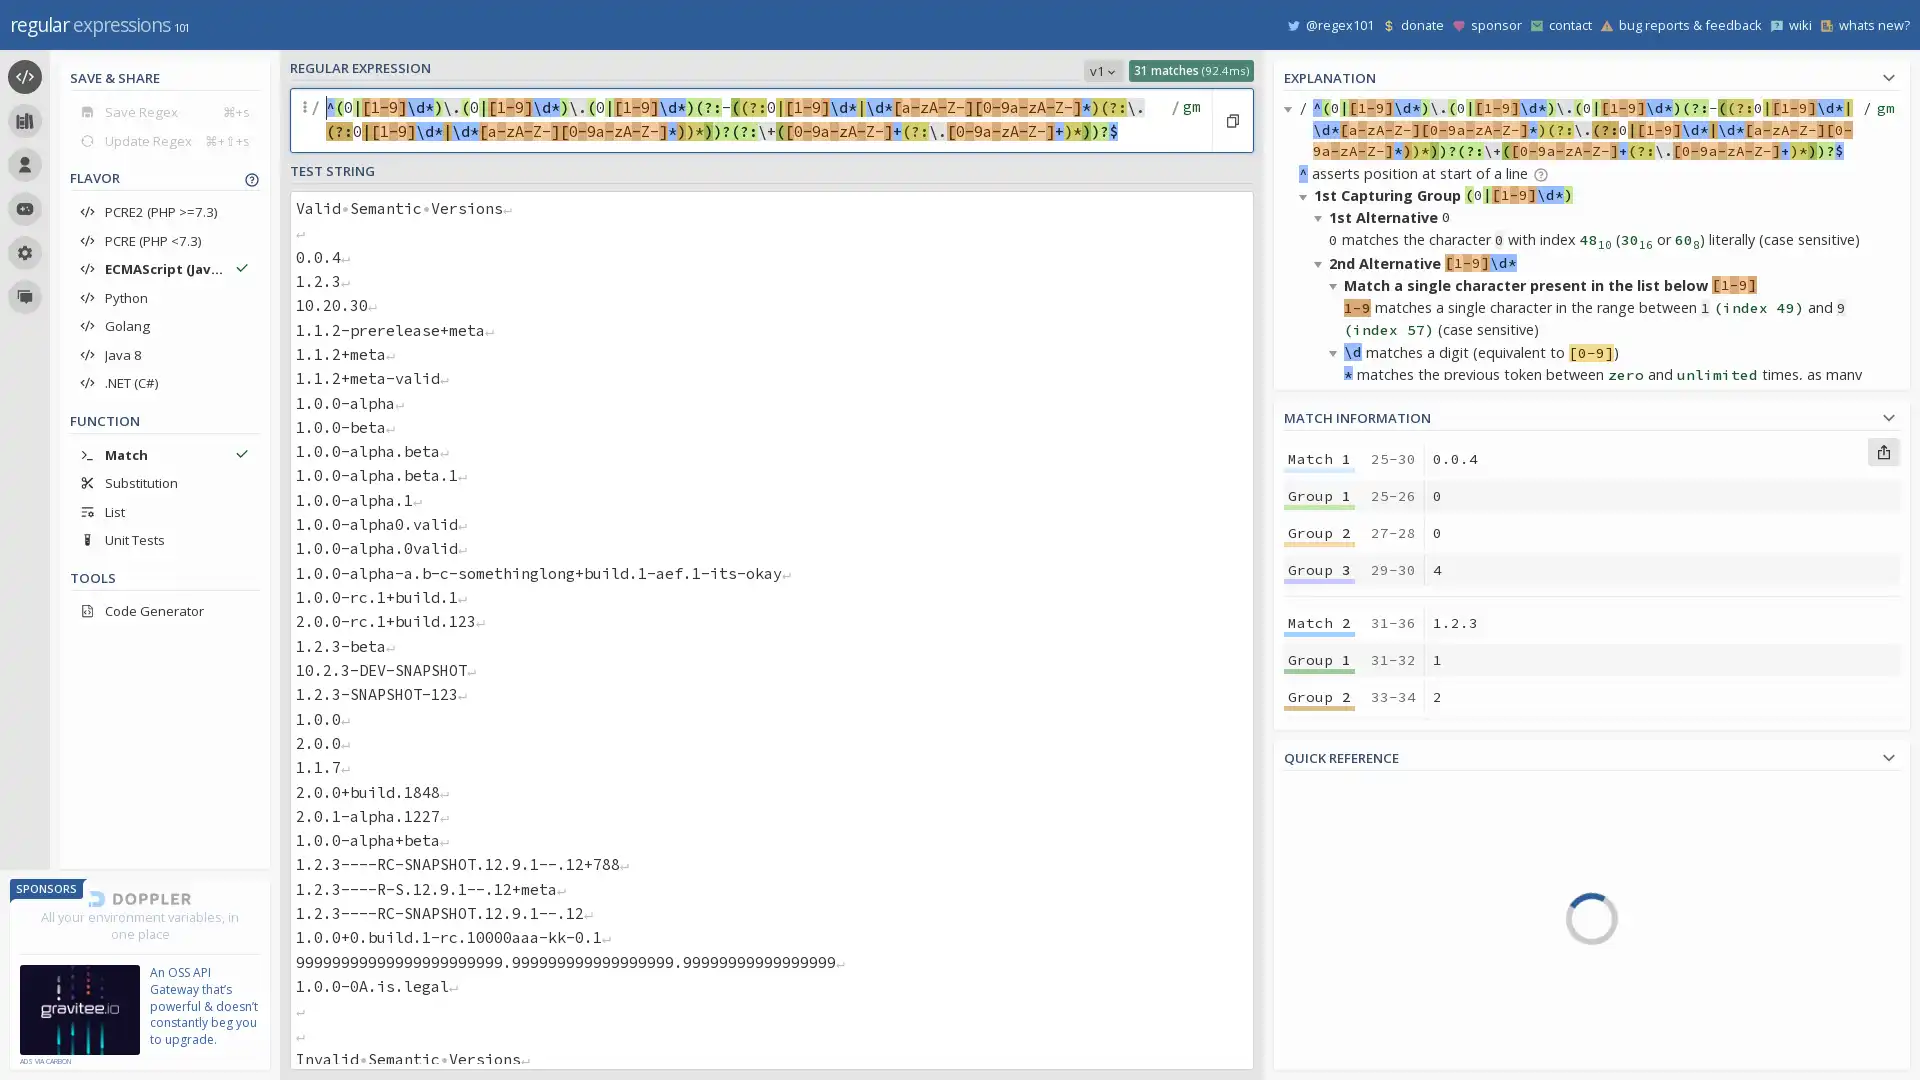 The image size is (1920, 1080). What do you see at coordinates (1377, 1001) in the screenshot?
I see `Group Constructs` at bounding box center [1377, 1001].